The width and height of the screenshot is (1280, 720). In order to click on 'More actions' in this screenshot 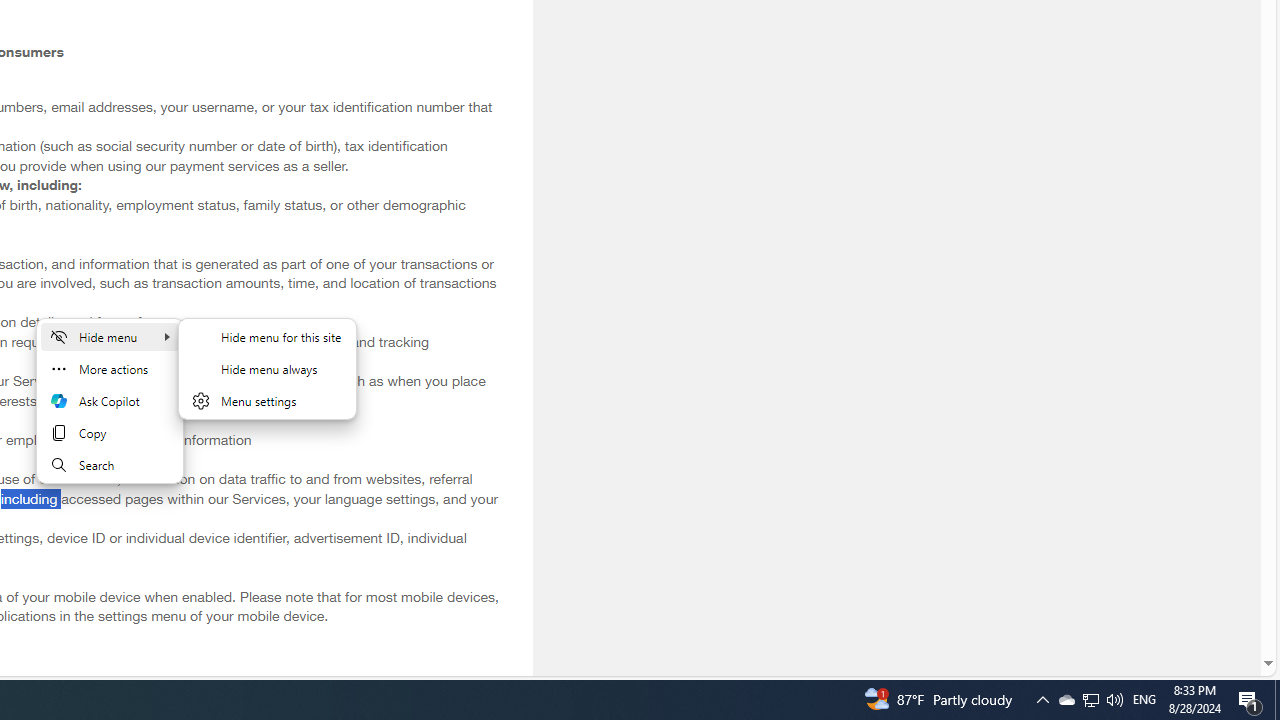, I will do `click(109, 368)`.